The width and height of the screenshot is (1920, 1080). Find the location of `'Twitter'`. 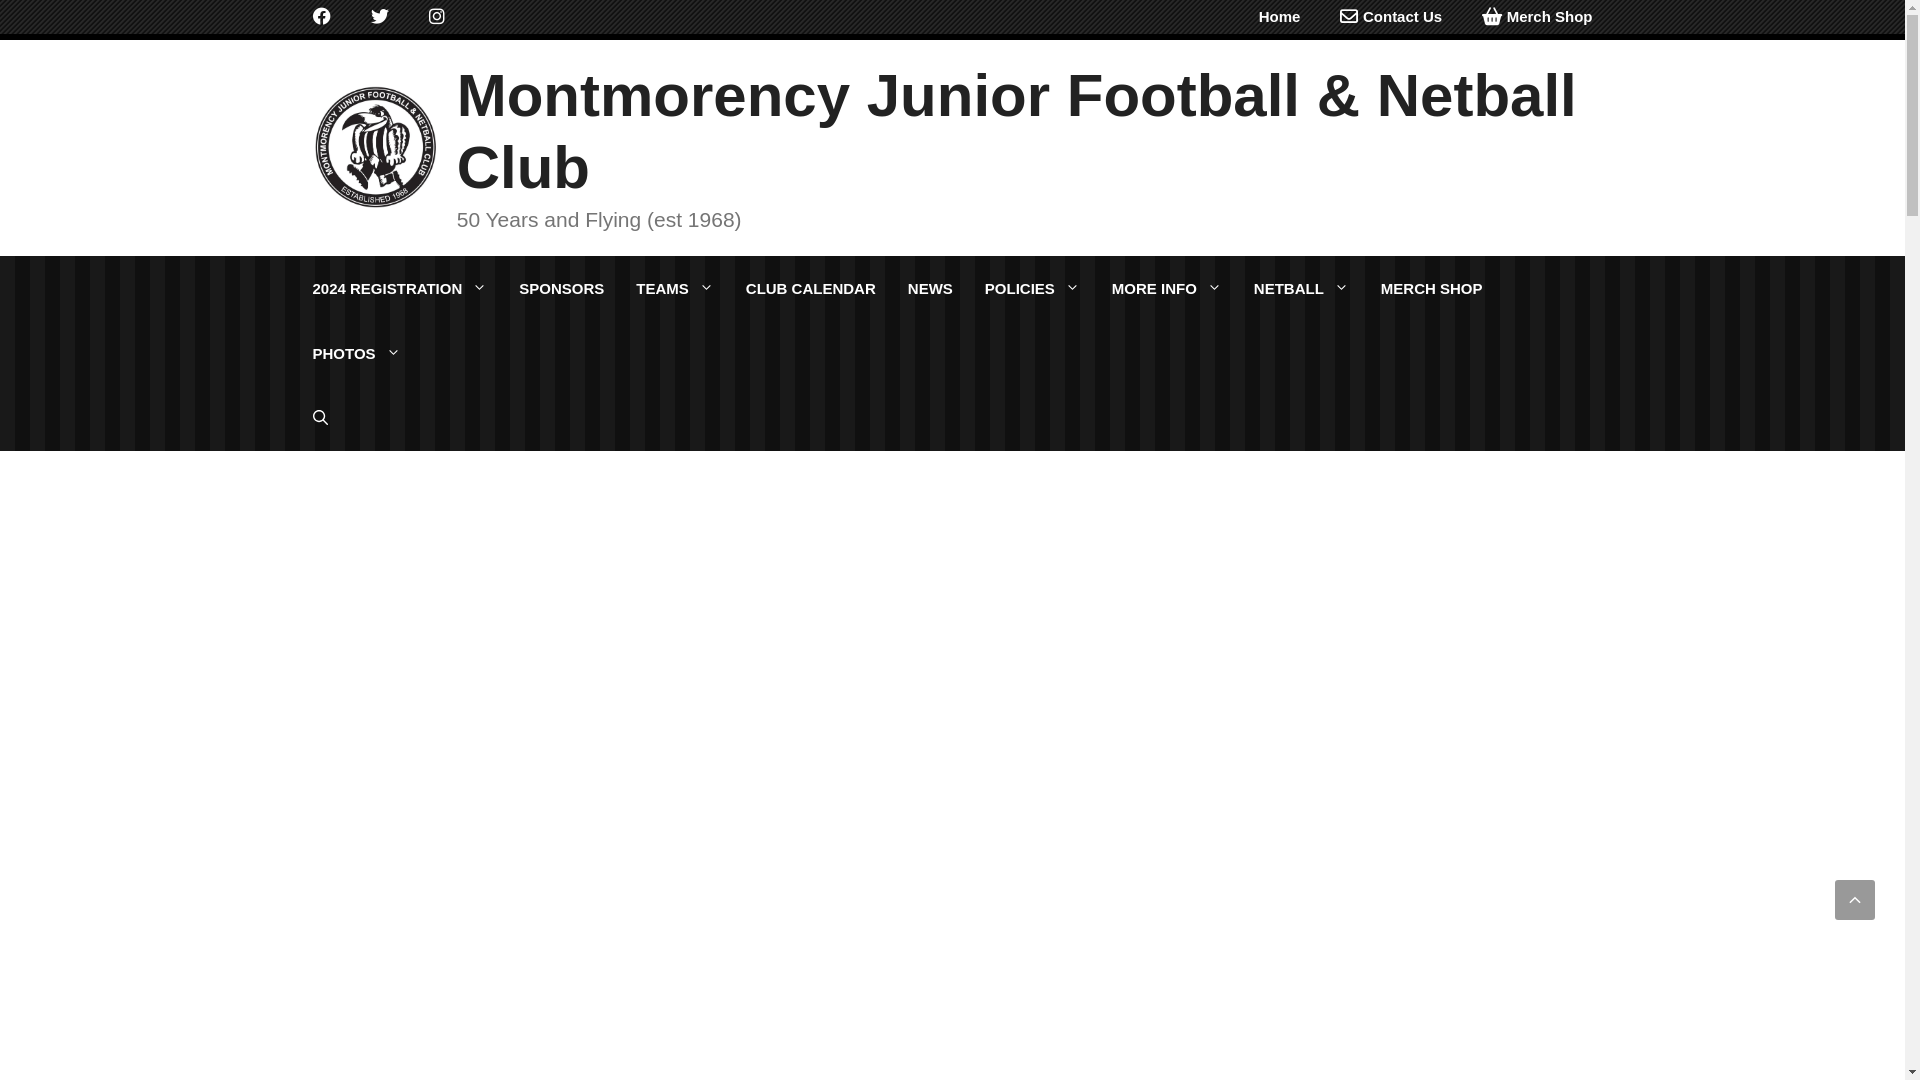

'Twitter' is located at coordinates (379, 16).